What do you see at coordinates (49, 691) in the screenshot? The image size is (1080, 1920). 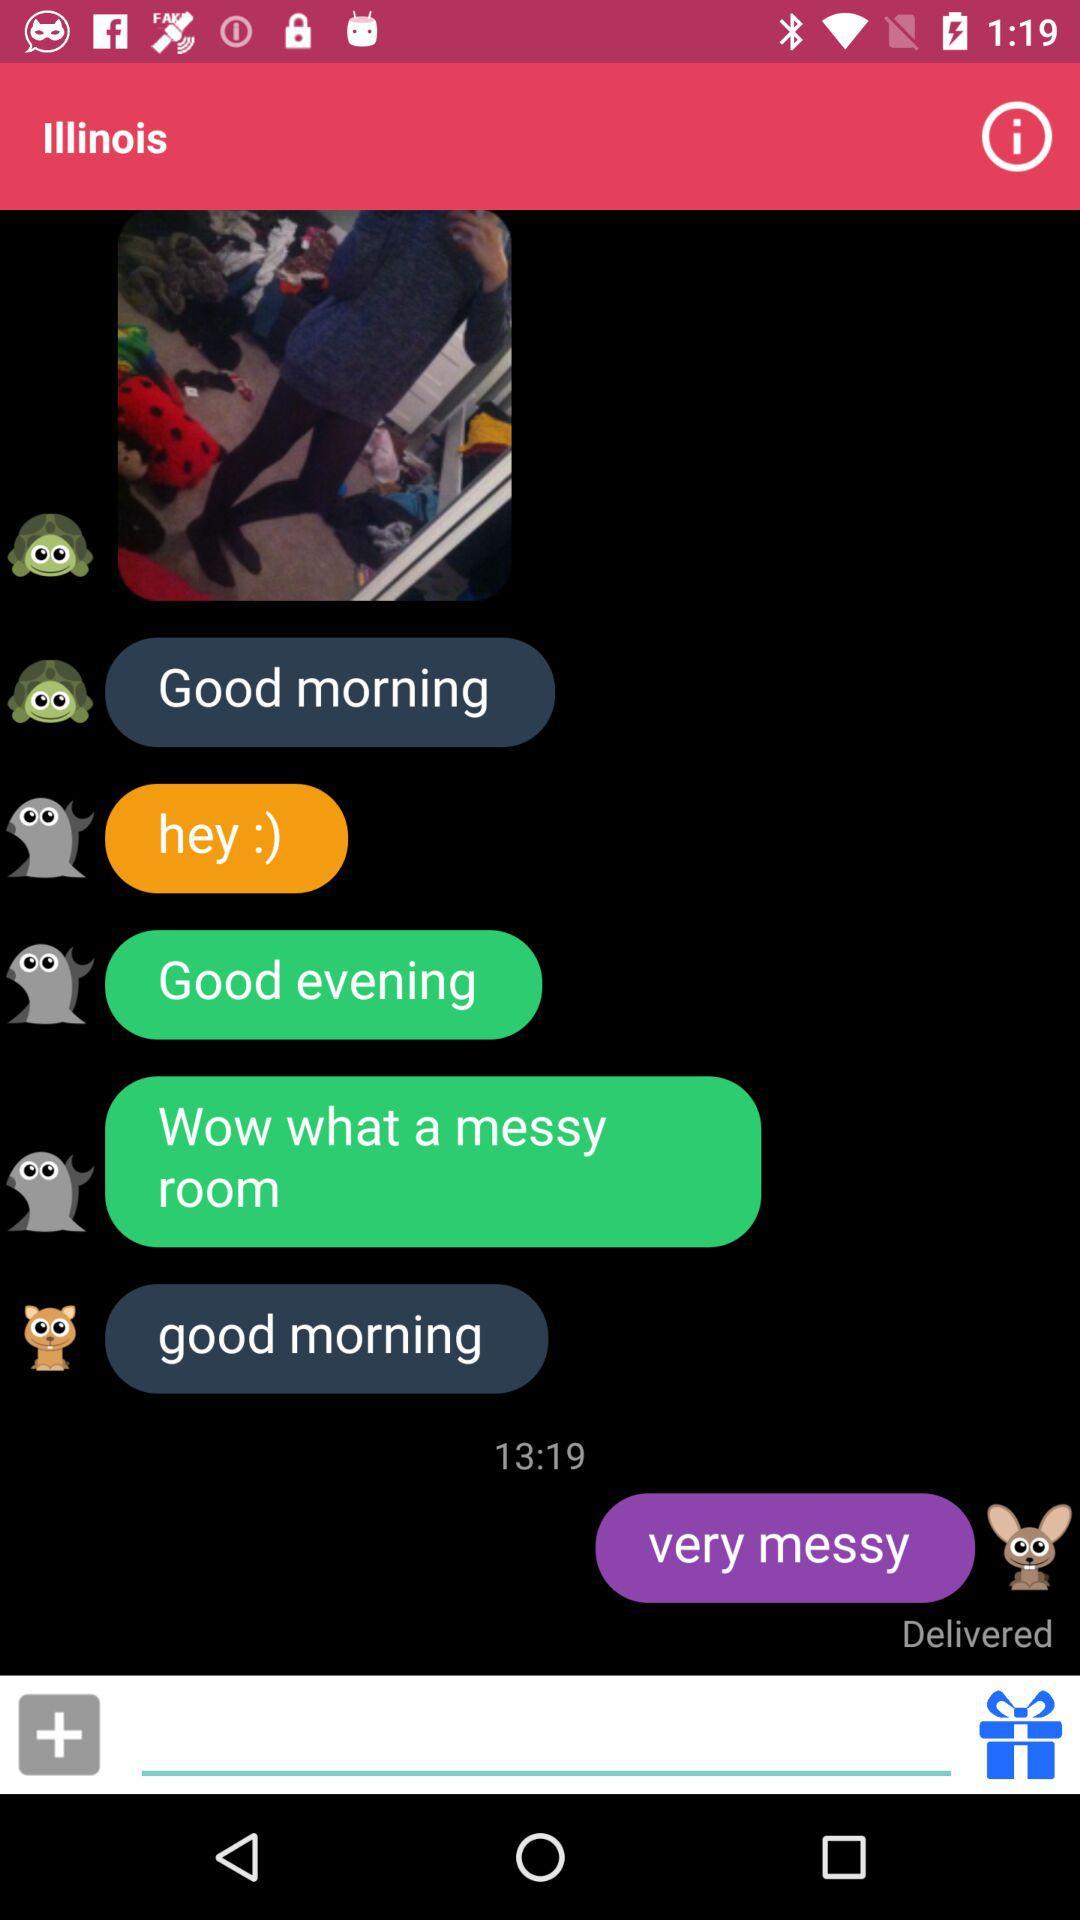 I see `open user 's profile` at bounding box center [49, 691].